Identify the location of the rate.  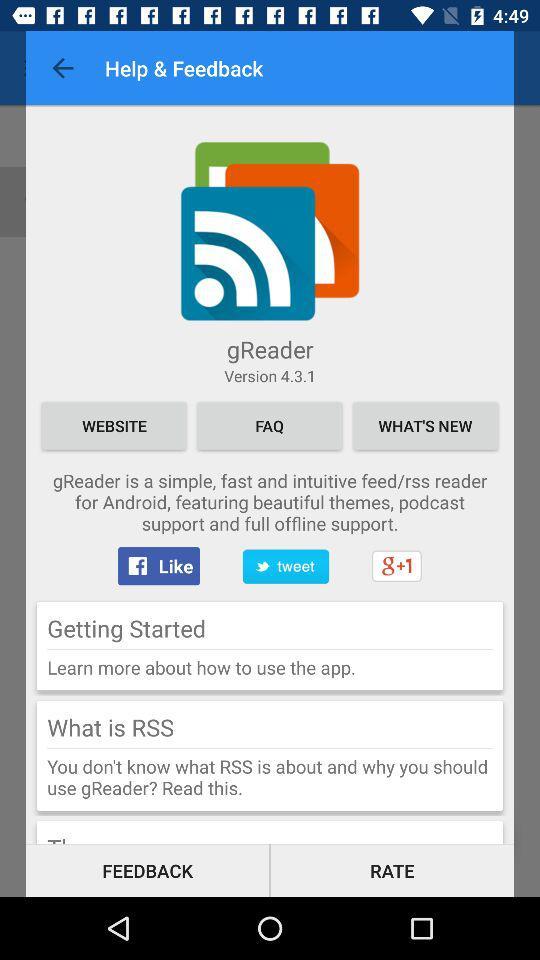
(392, 869).